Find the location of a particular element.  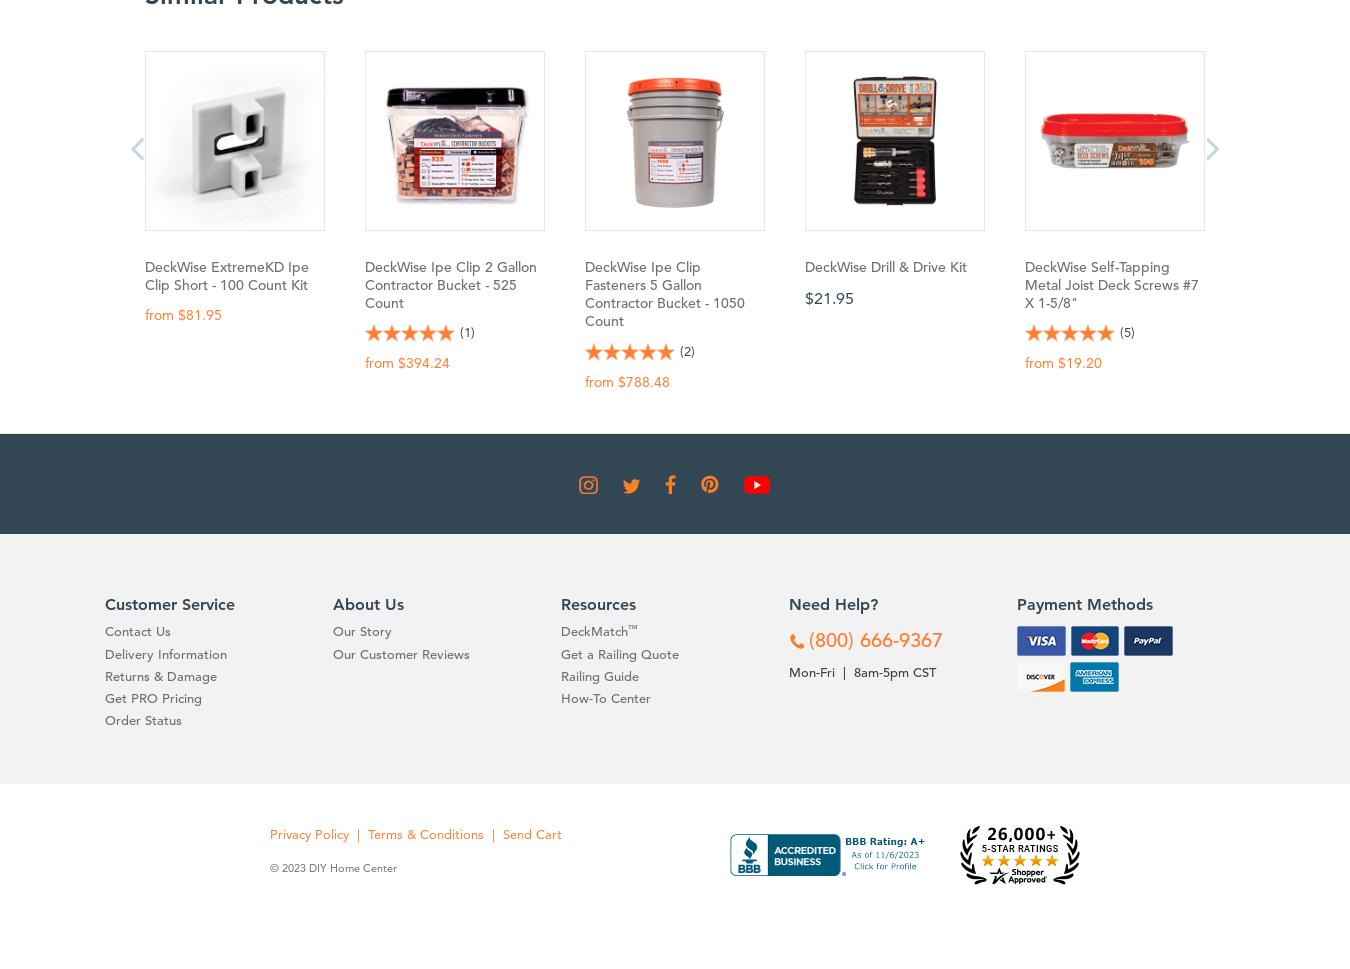

'Terms & Conditions' is located at coordinates (426, 832).